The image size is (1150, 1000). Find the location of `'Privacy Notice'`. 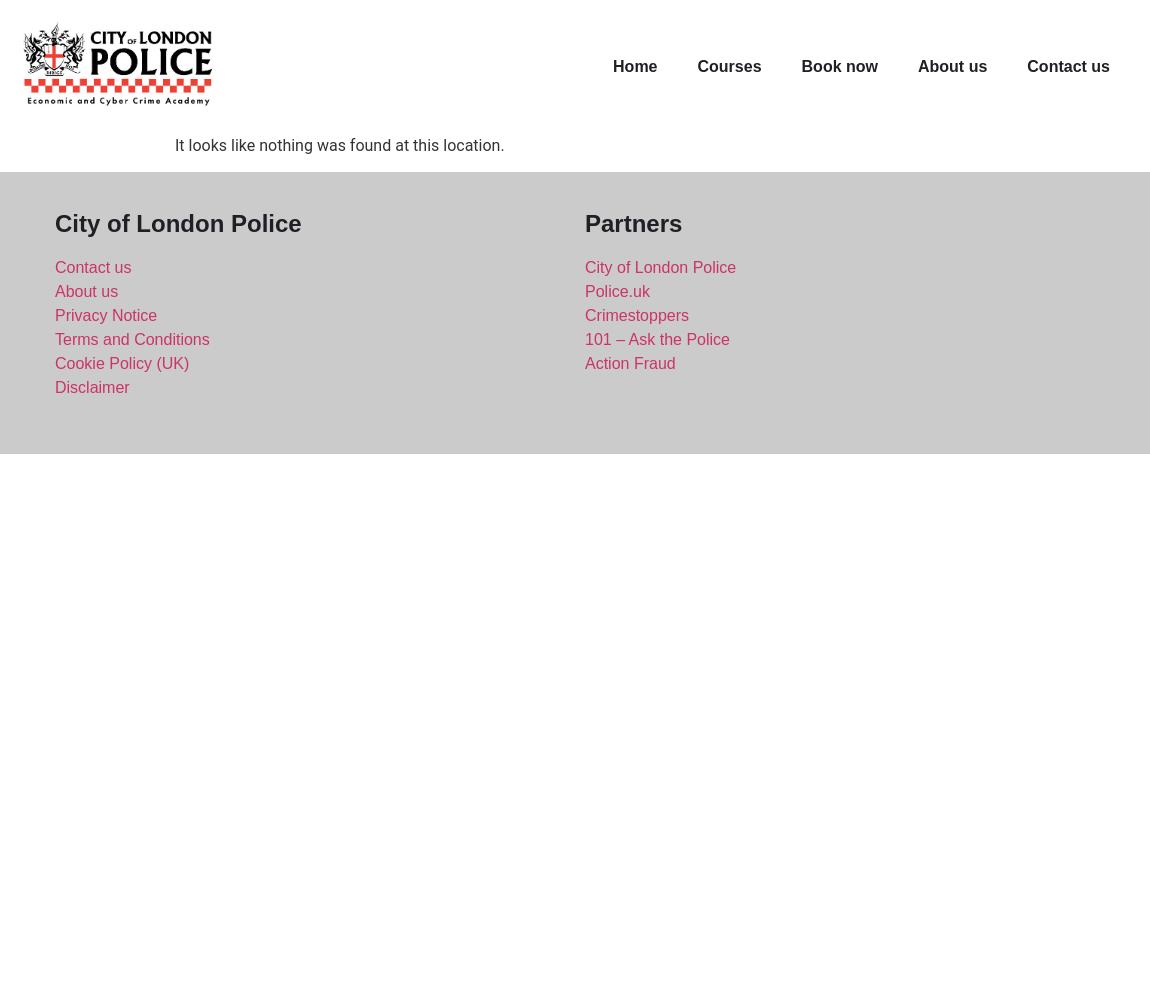

'Privacy Notice' is located at coordinates (105, 313).